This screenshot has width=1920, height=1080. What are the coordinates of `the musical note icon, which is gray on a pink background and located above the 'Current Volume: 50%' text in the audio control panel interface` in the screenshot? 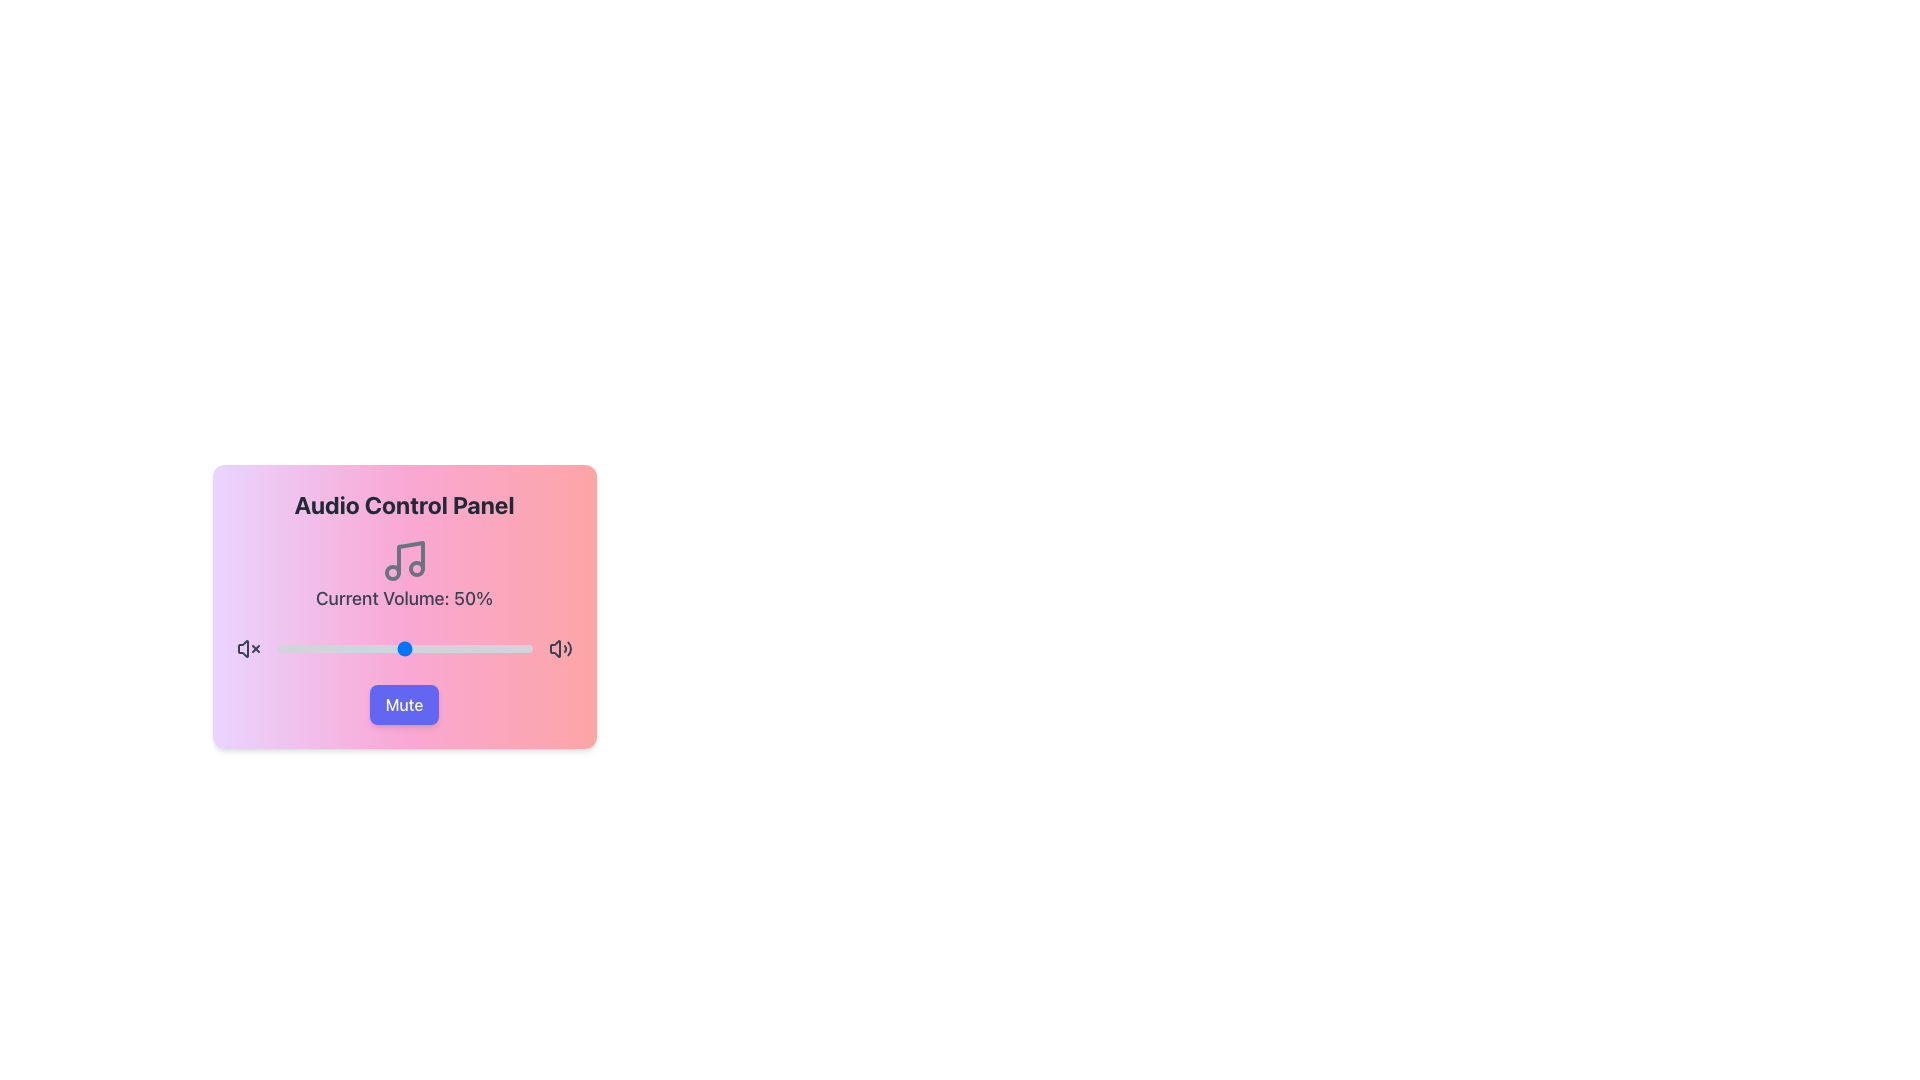 It's located at (403, 560).